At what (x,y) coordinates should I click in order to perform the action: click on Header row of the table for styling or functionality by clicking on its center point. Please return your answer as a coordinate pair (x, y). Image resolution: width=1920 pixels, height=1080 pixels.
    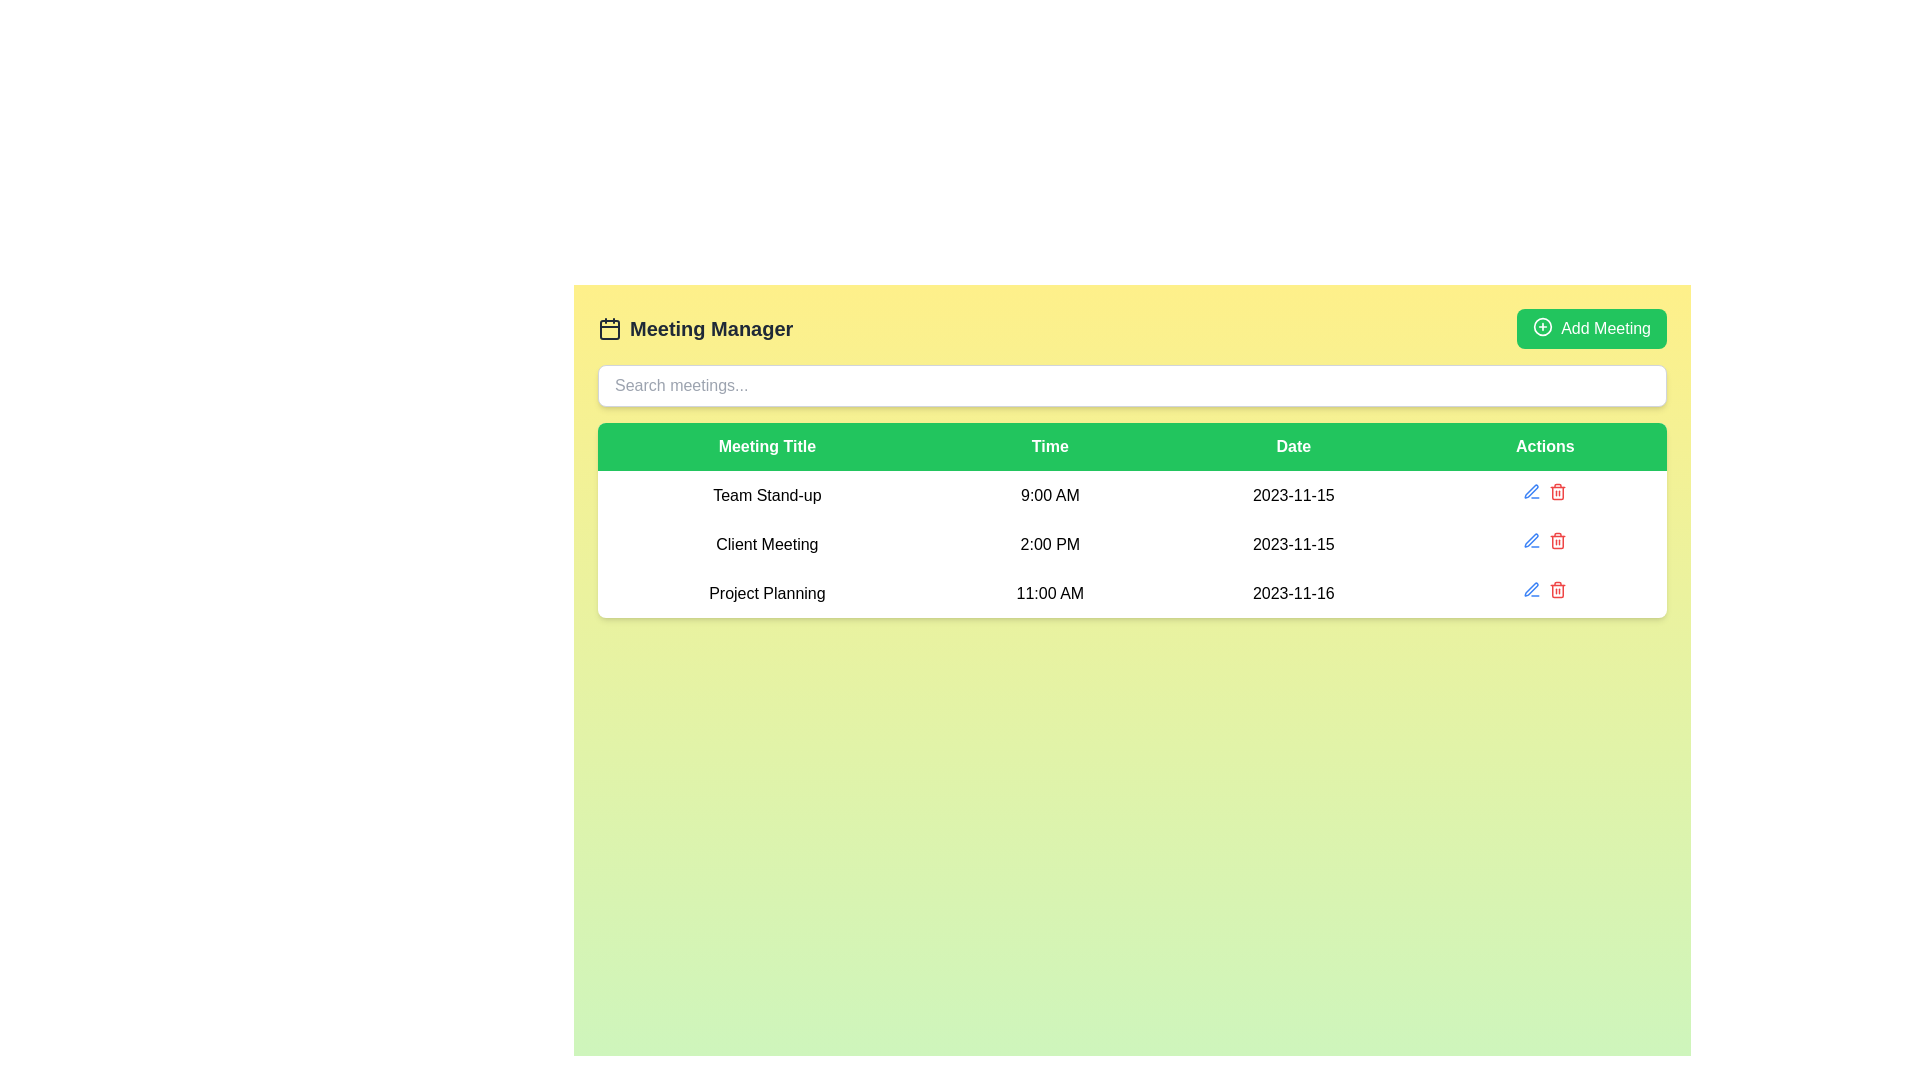
    Looking at the image, I should click on (1132, 446).